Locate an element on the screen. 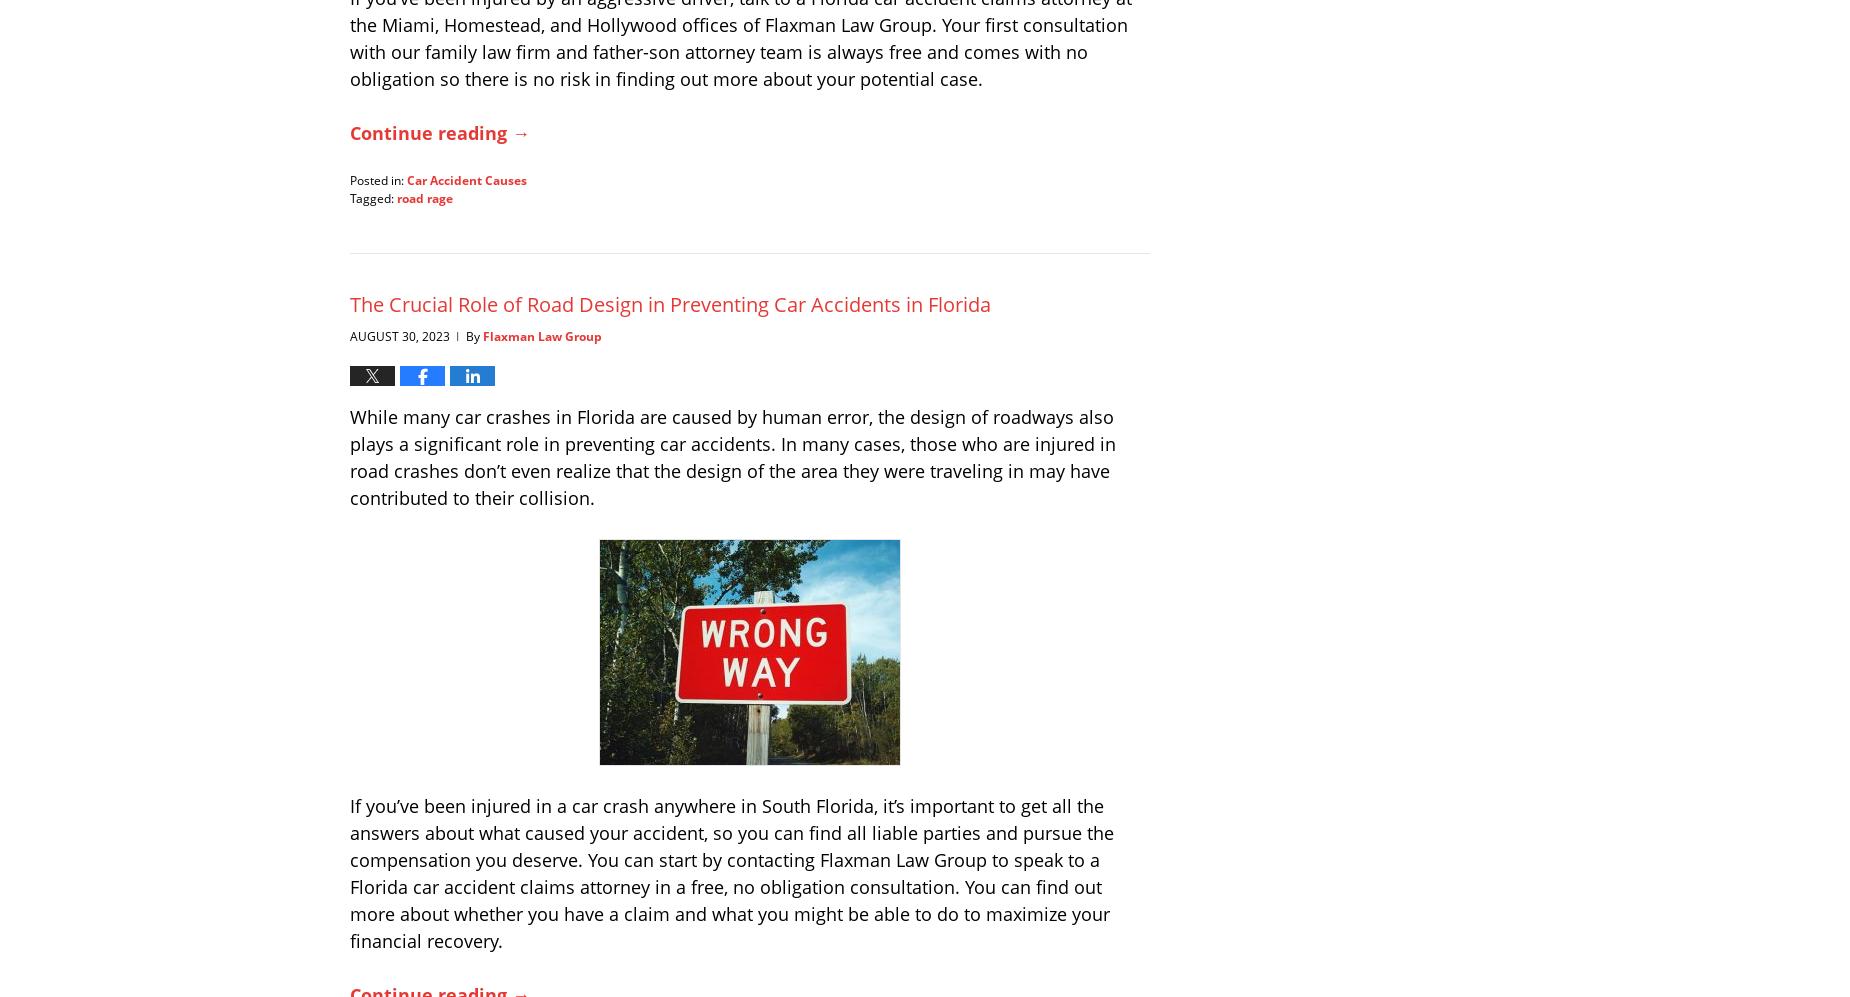  'By' is located at coordinates (474, 334).